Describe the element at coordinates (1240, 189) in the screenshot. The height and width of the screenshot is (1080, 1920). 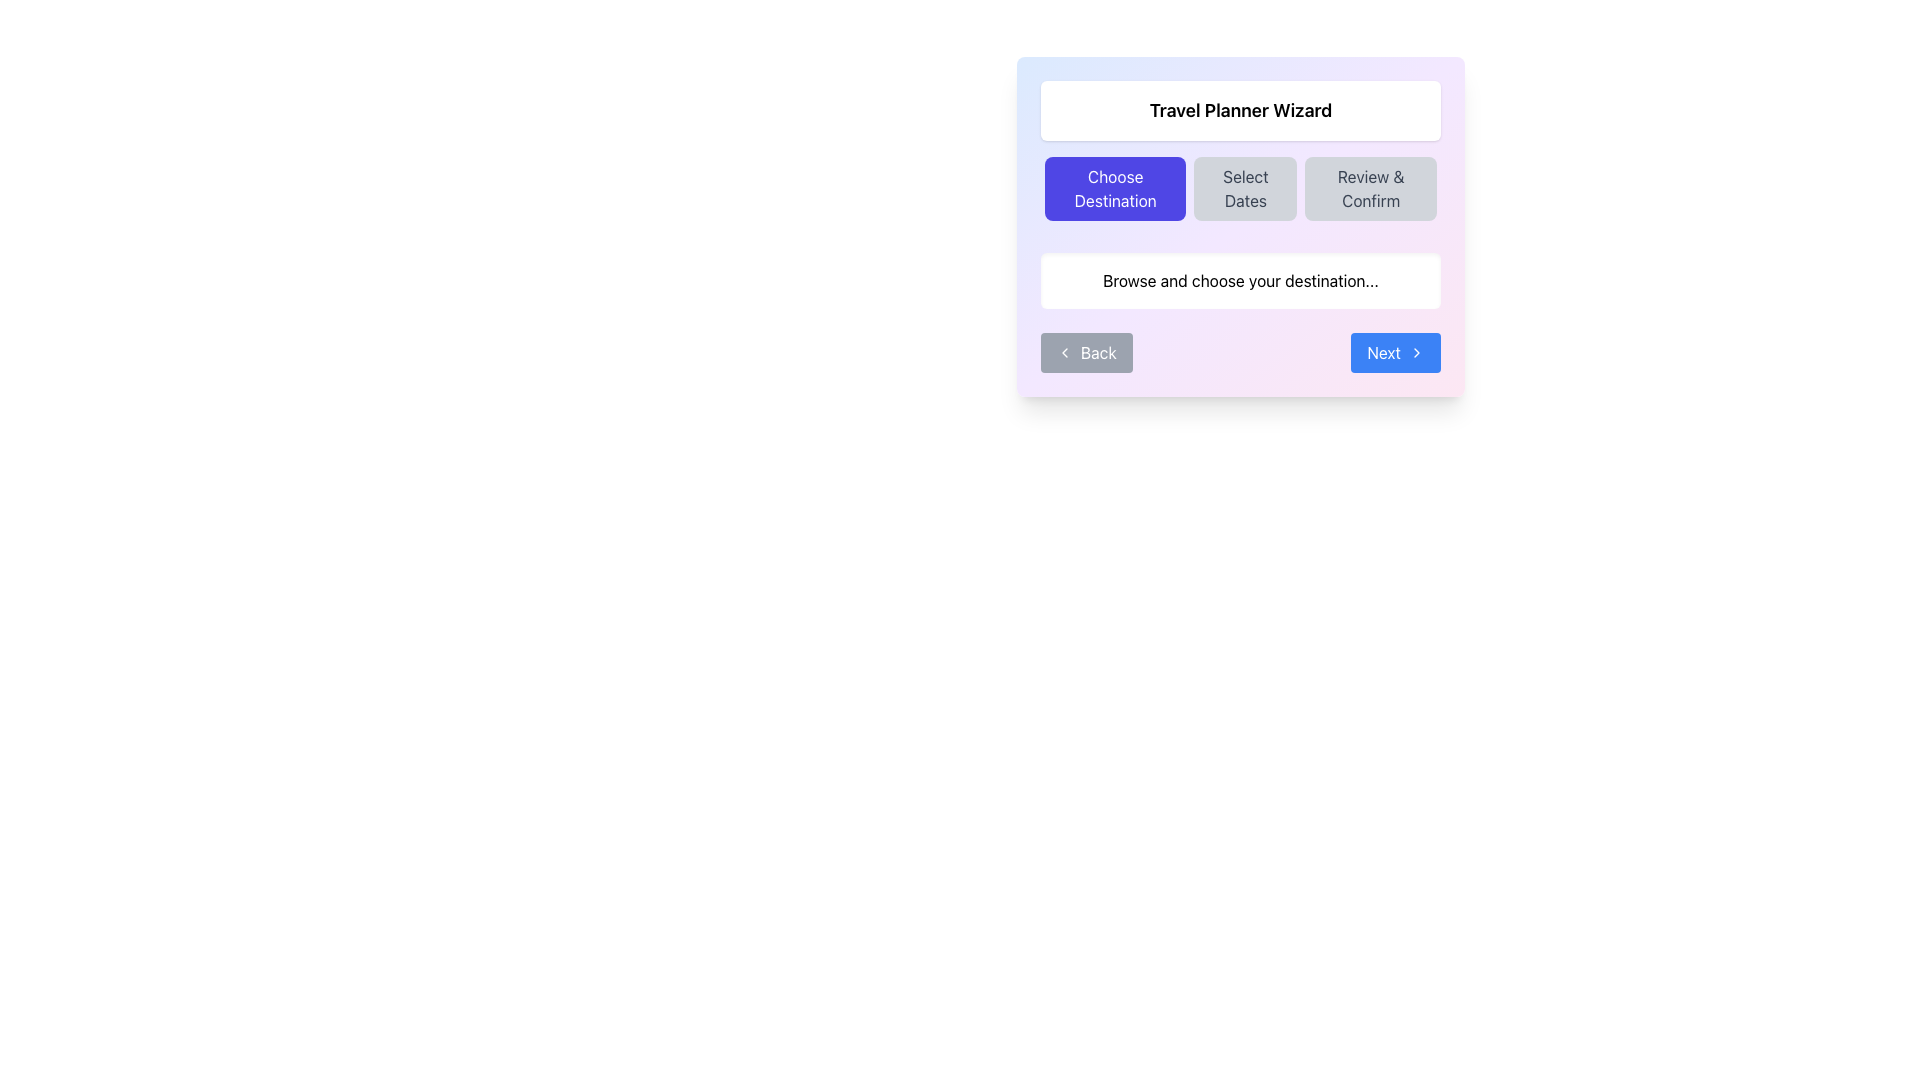
I see `the 'Select Dates' button, which is the central button in the group of three buttons under the title 'Travel Planner Wizard'` at that location.